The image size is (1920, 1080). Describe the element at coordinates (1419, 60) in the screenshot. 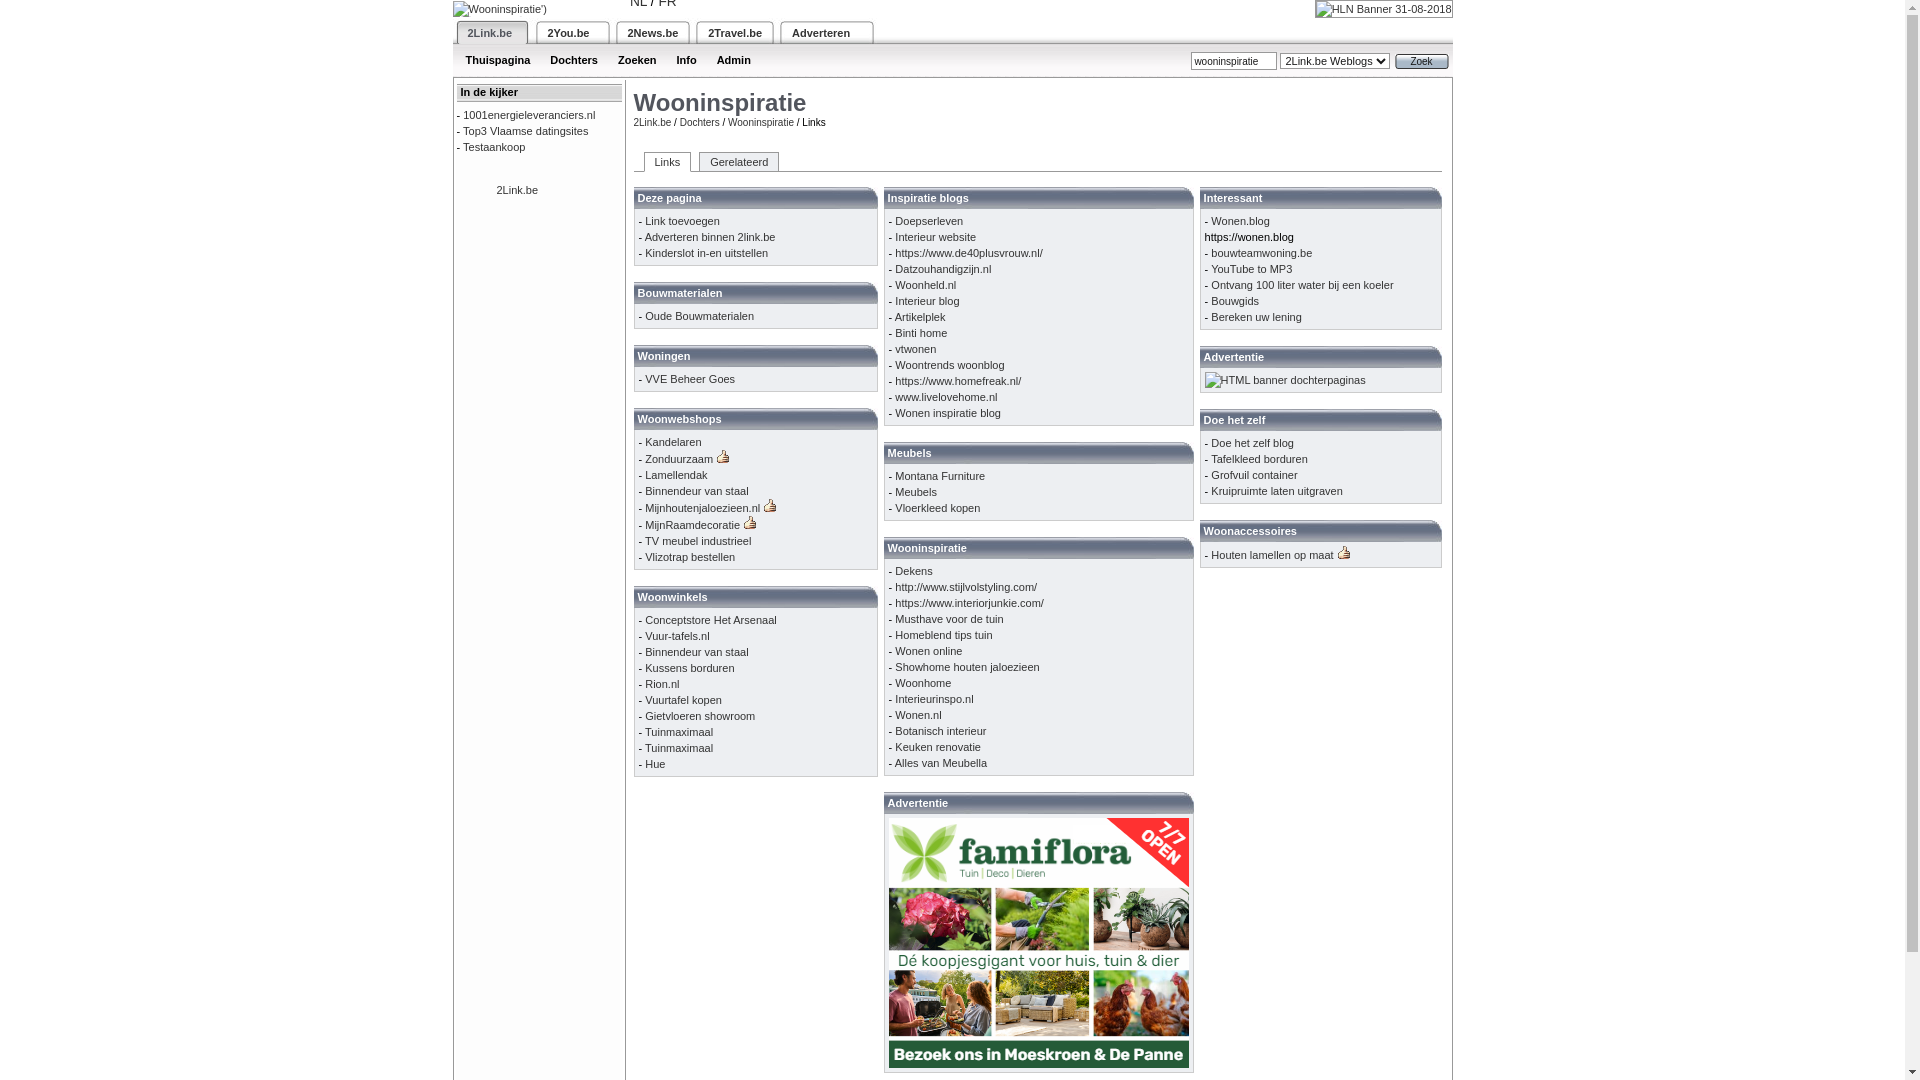

I see `'Zoek'` at that location.